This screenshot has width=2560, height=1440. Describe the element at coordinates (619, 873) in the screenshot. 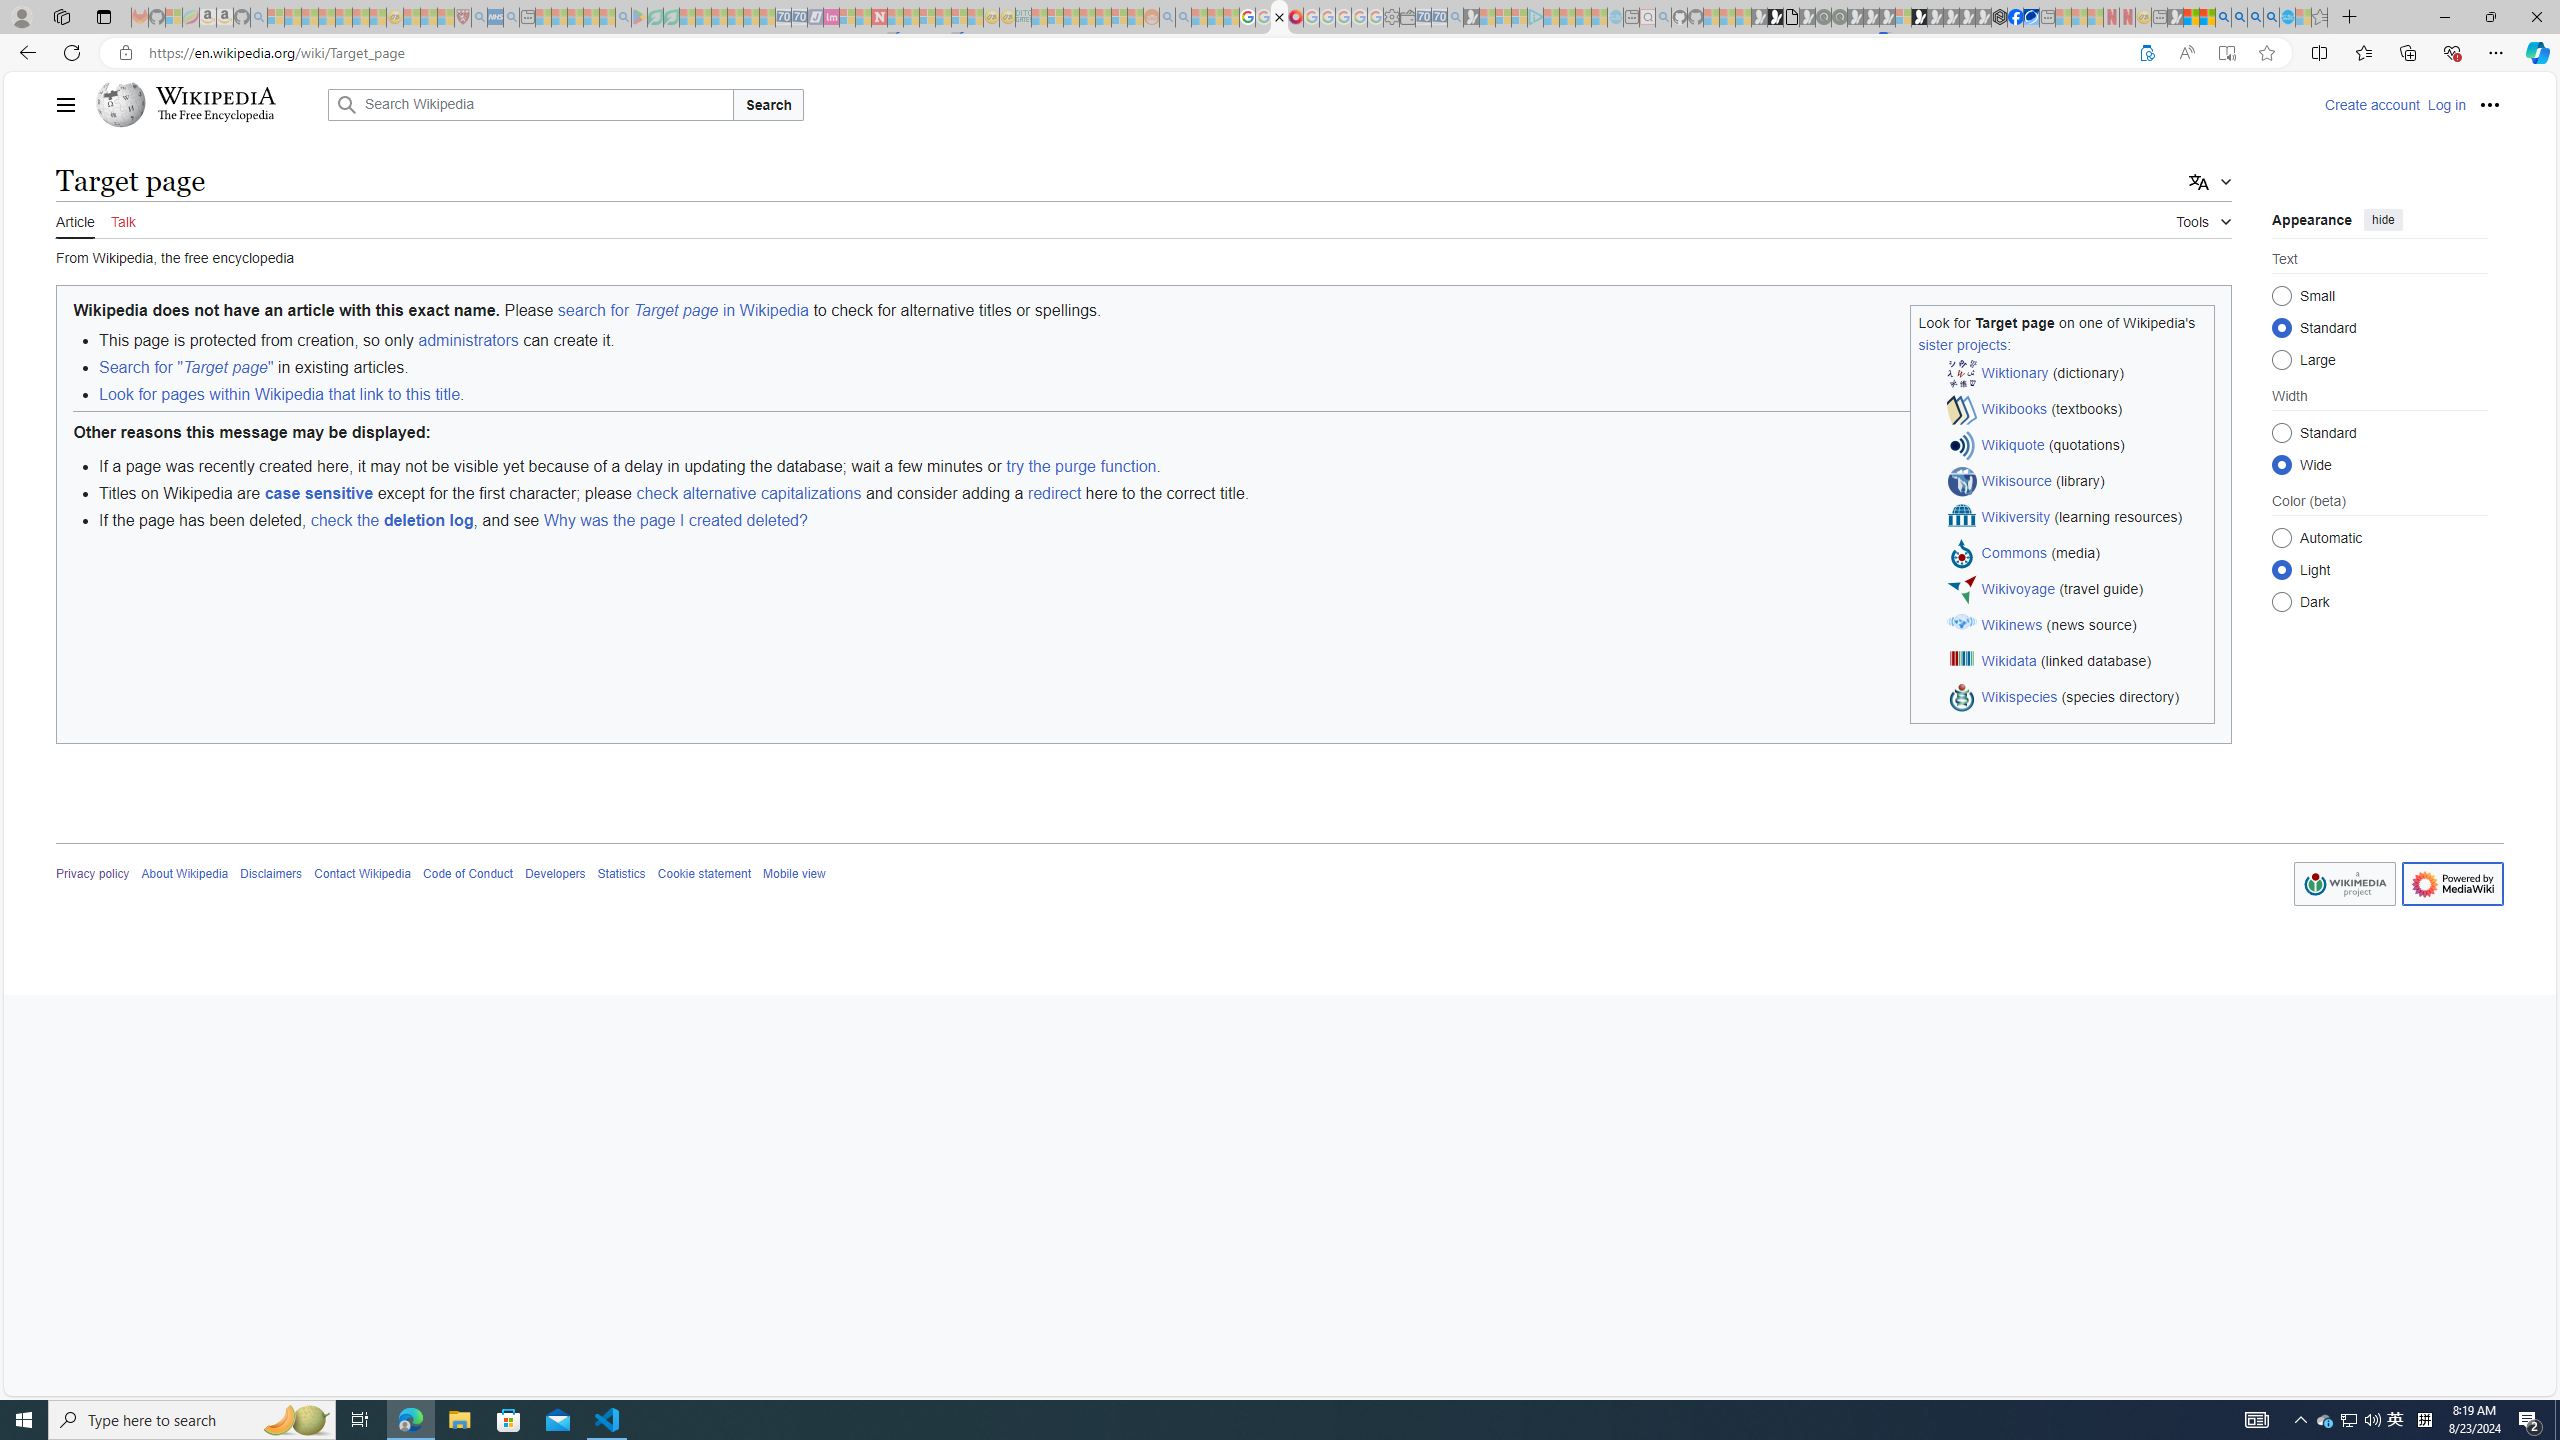

I see `'Statistics'` at that location.